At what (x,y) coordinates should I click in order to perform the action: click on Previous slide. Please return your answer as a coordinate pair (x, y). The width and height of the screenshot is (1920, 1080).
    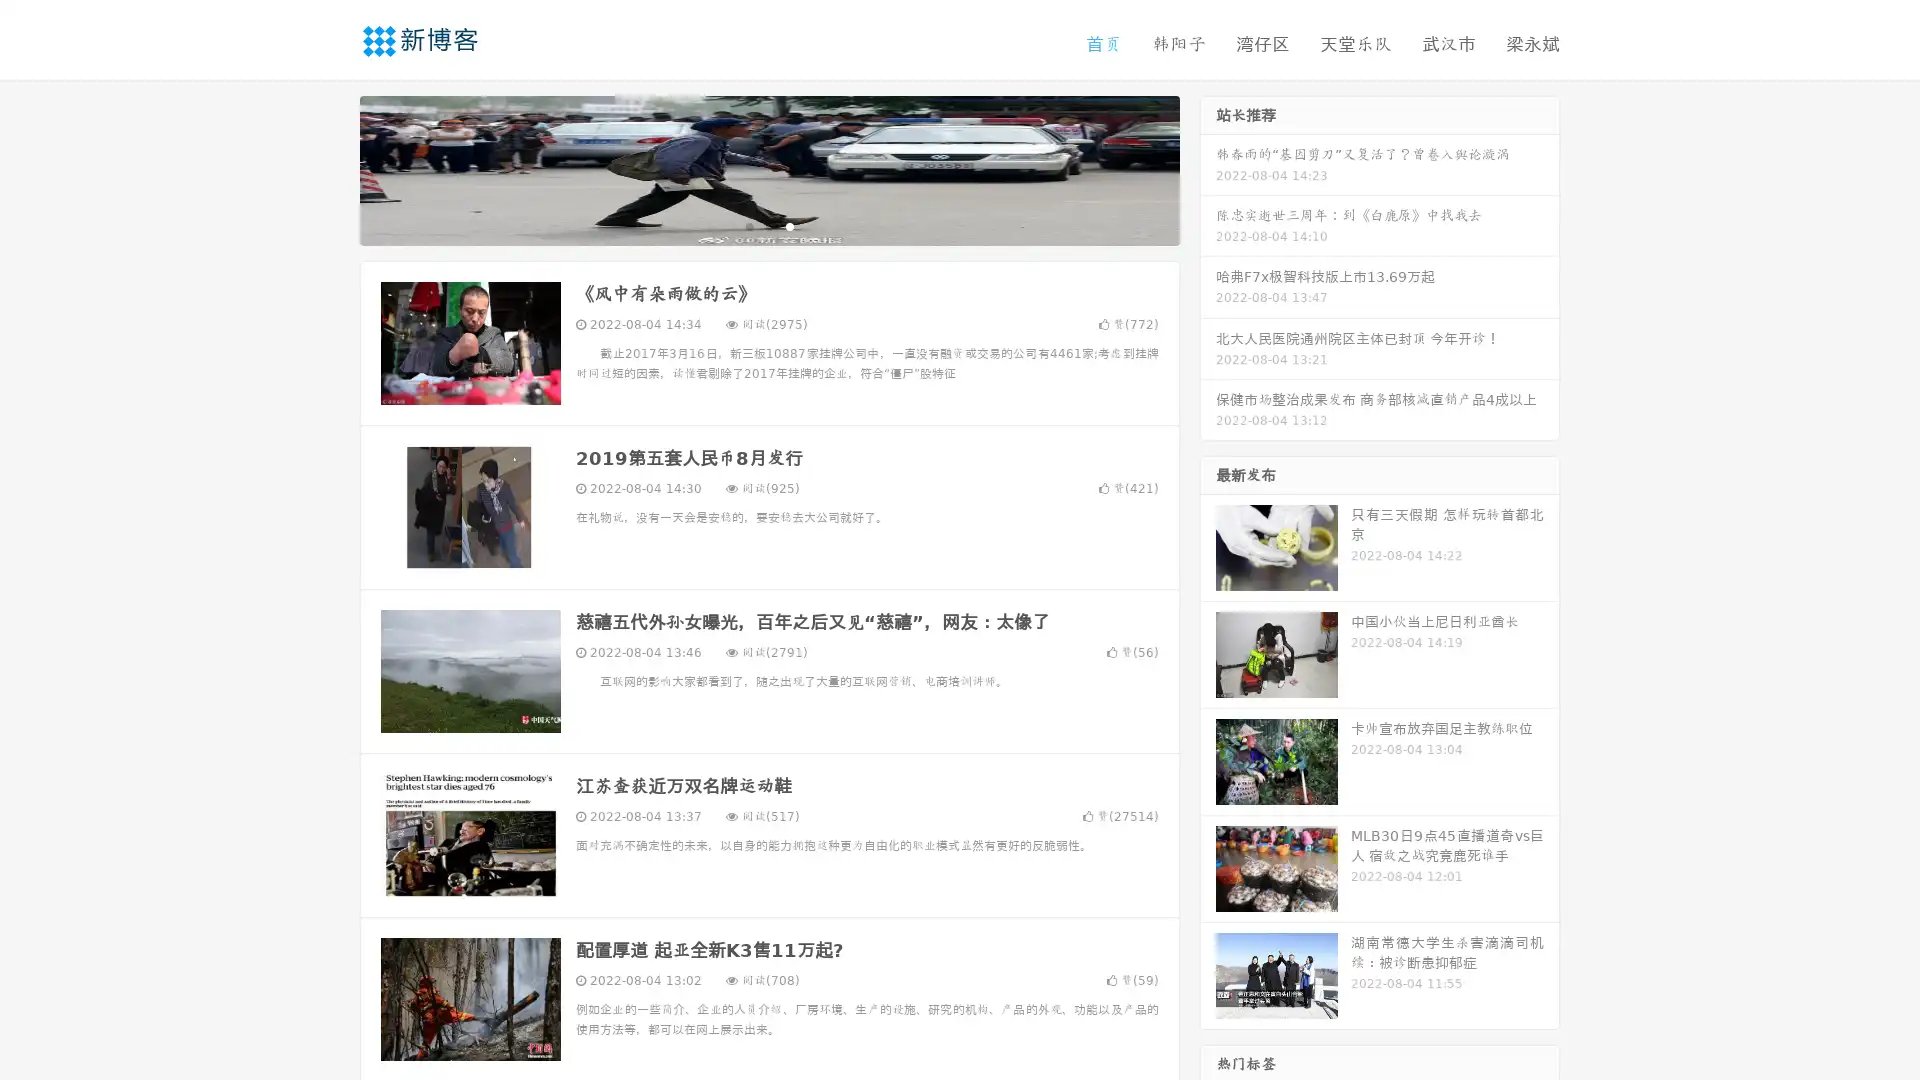
    Looking at the image, I should click on (330, 168).